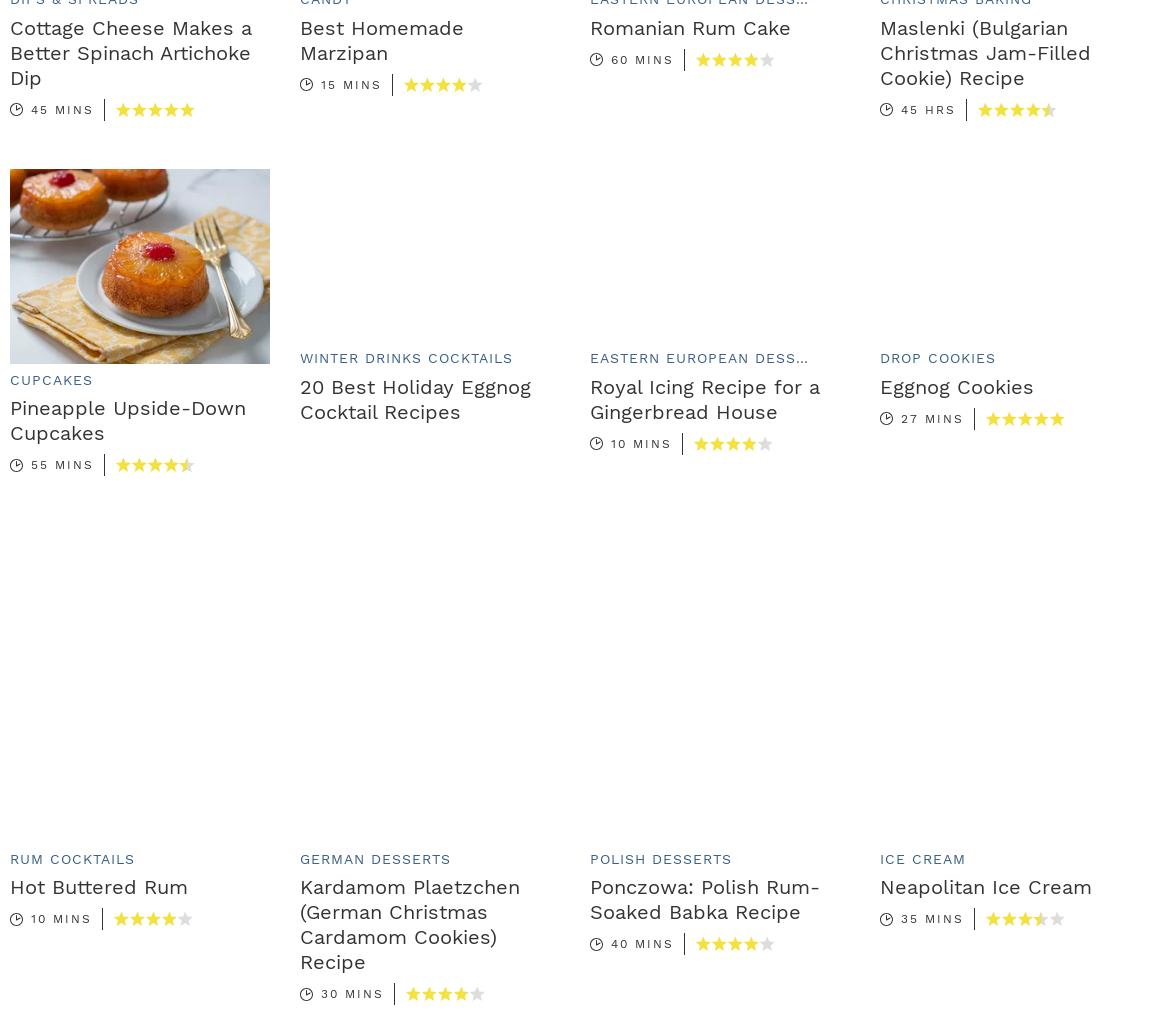 The height and width of the screenshot is (1016, 1150). What do you see at coordinates (382, 38) in the screenshot?
I see `'Best Homemade Marzipan'` at bounding box center [382, 38].